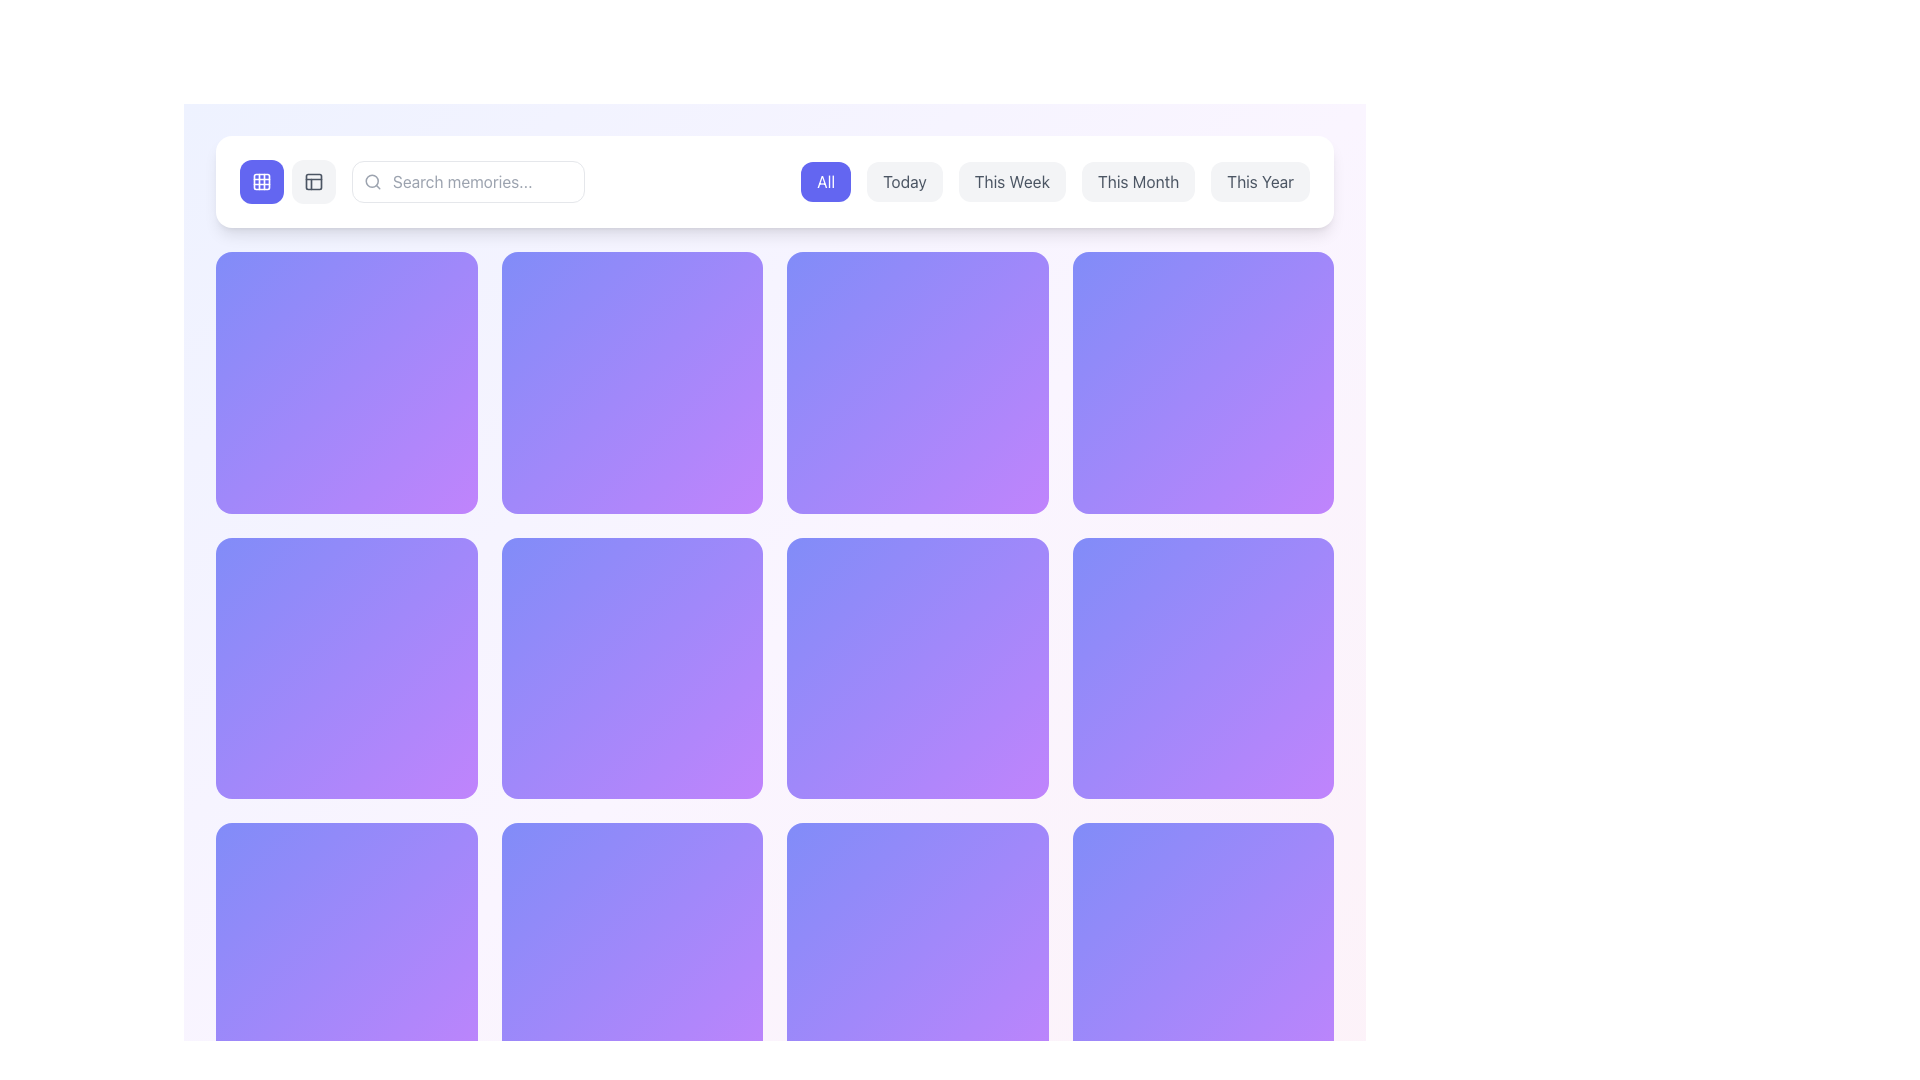 Image resolution: width=1920 pixels, height=1080 pixels. What do you see at coordinates (826, 181) in the screenshot?
I see `the 'All' button located in the top center of the interface to apply the 'All' filter` at bounding box center [826, 181].